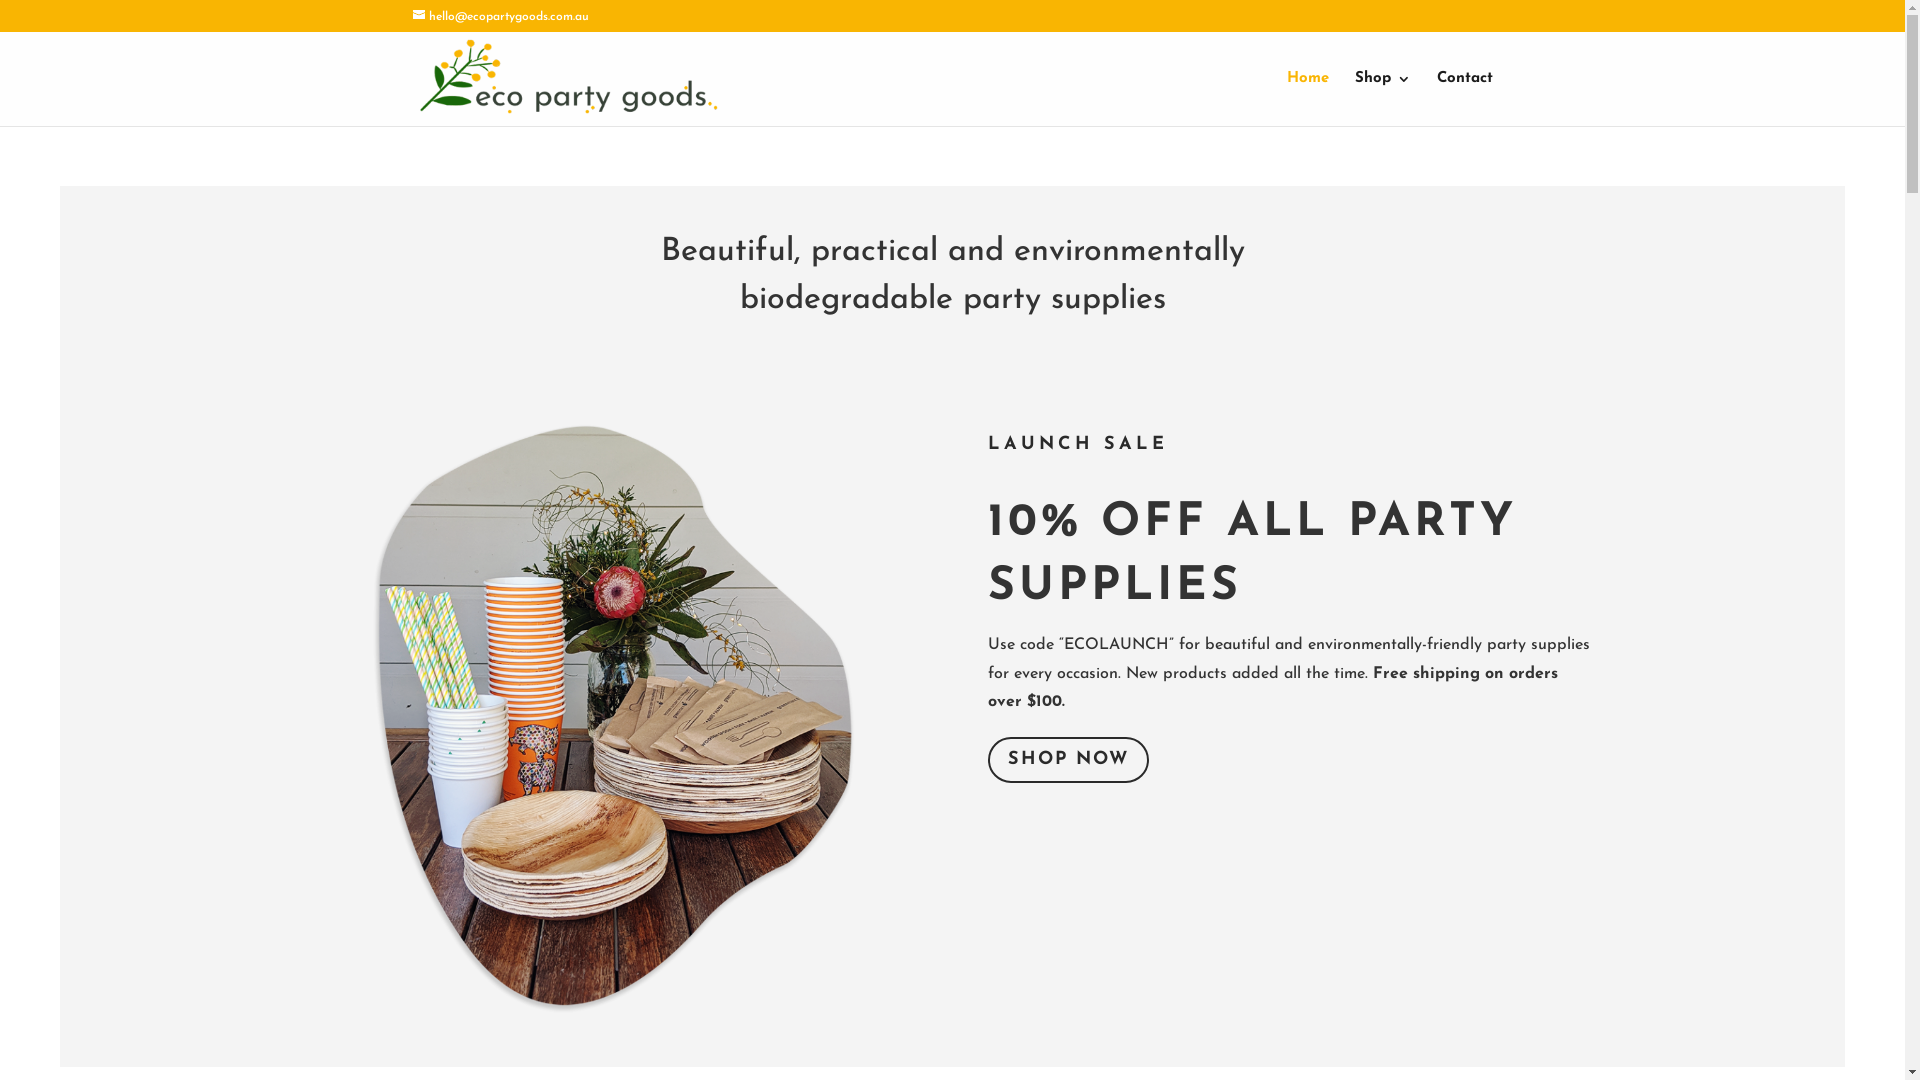  What do you see at coordinates (1434, 99) in the screenshot?
I see `'Contact'` at bounding box center [1434, 99].